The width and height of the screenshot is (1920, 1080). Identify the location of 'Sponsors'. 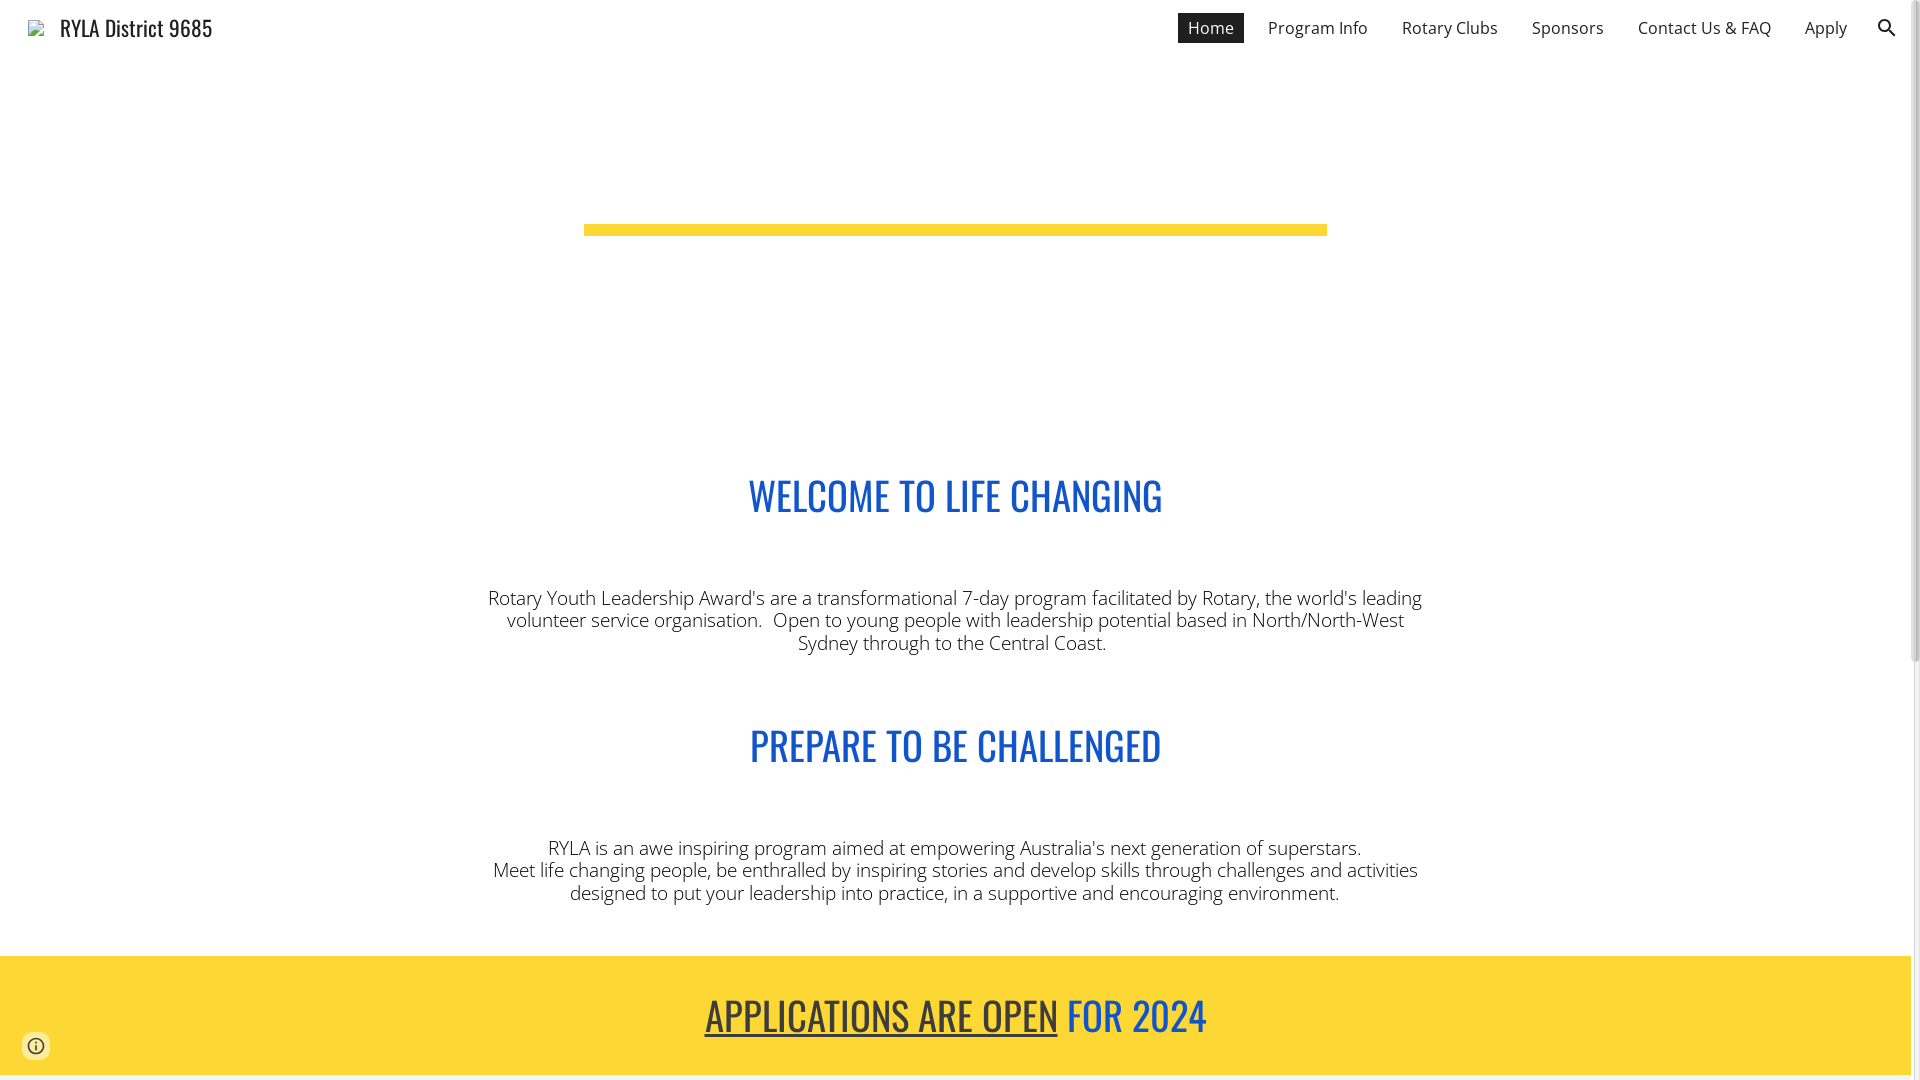
(1567, 27).